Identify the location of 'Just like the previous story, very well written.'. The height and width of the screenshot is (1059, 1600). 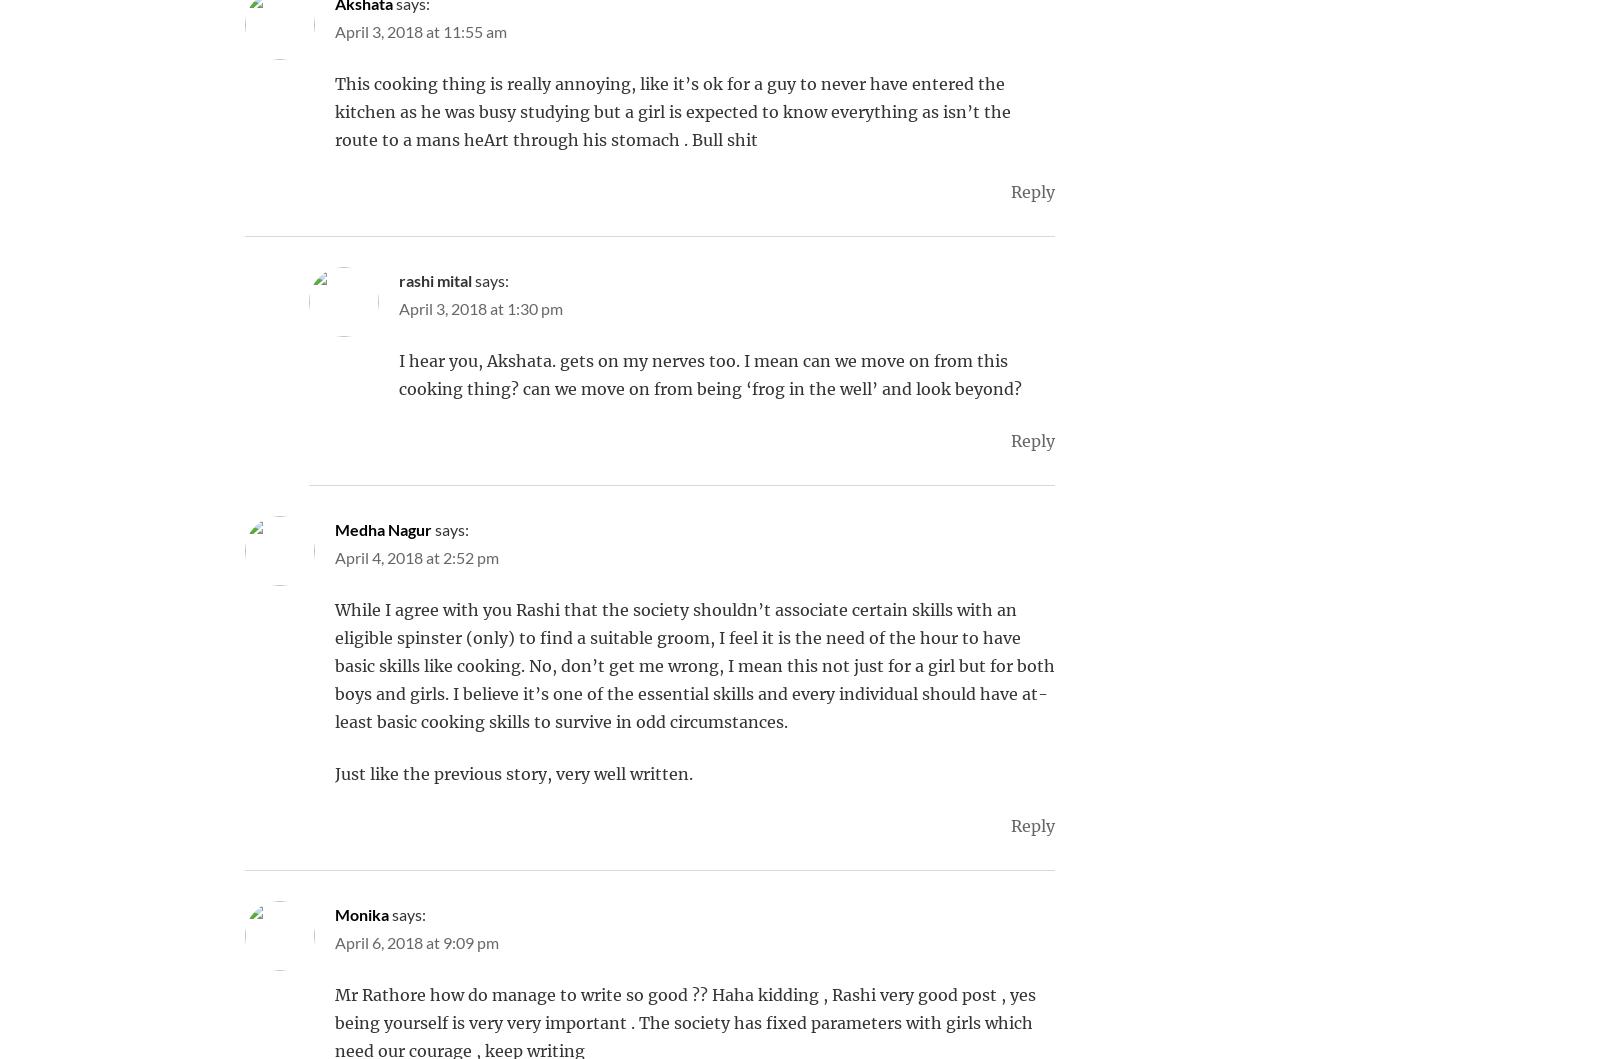
(512, 773).